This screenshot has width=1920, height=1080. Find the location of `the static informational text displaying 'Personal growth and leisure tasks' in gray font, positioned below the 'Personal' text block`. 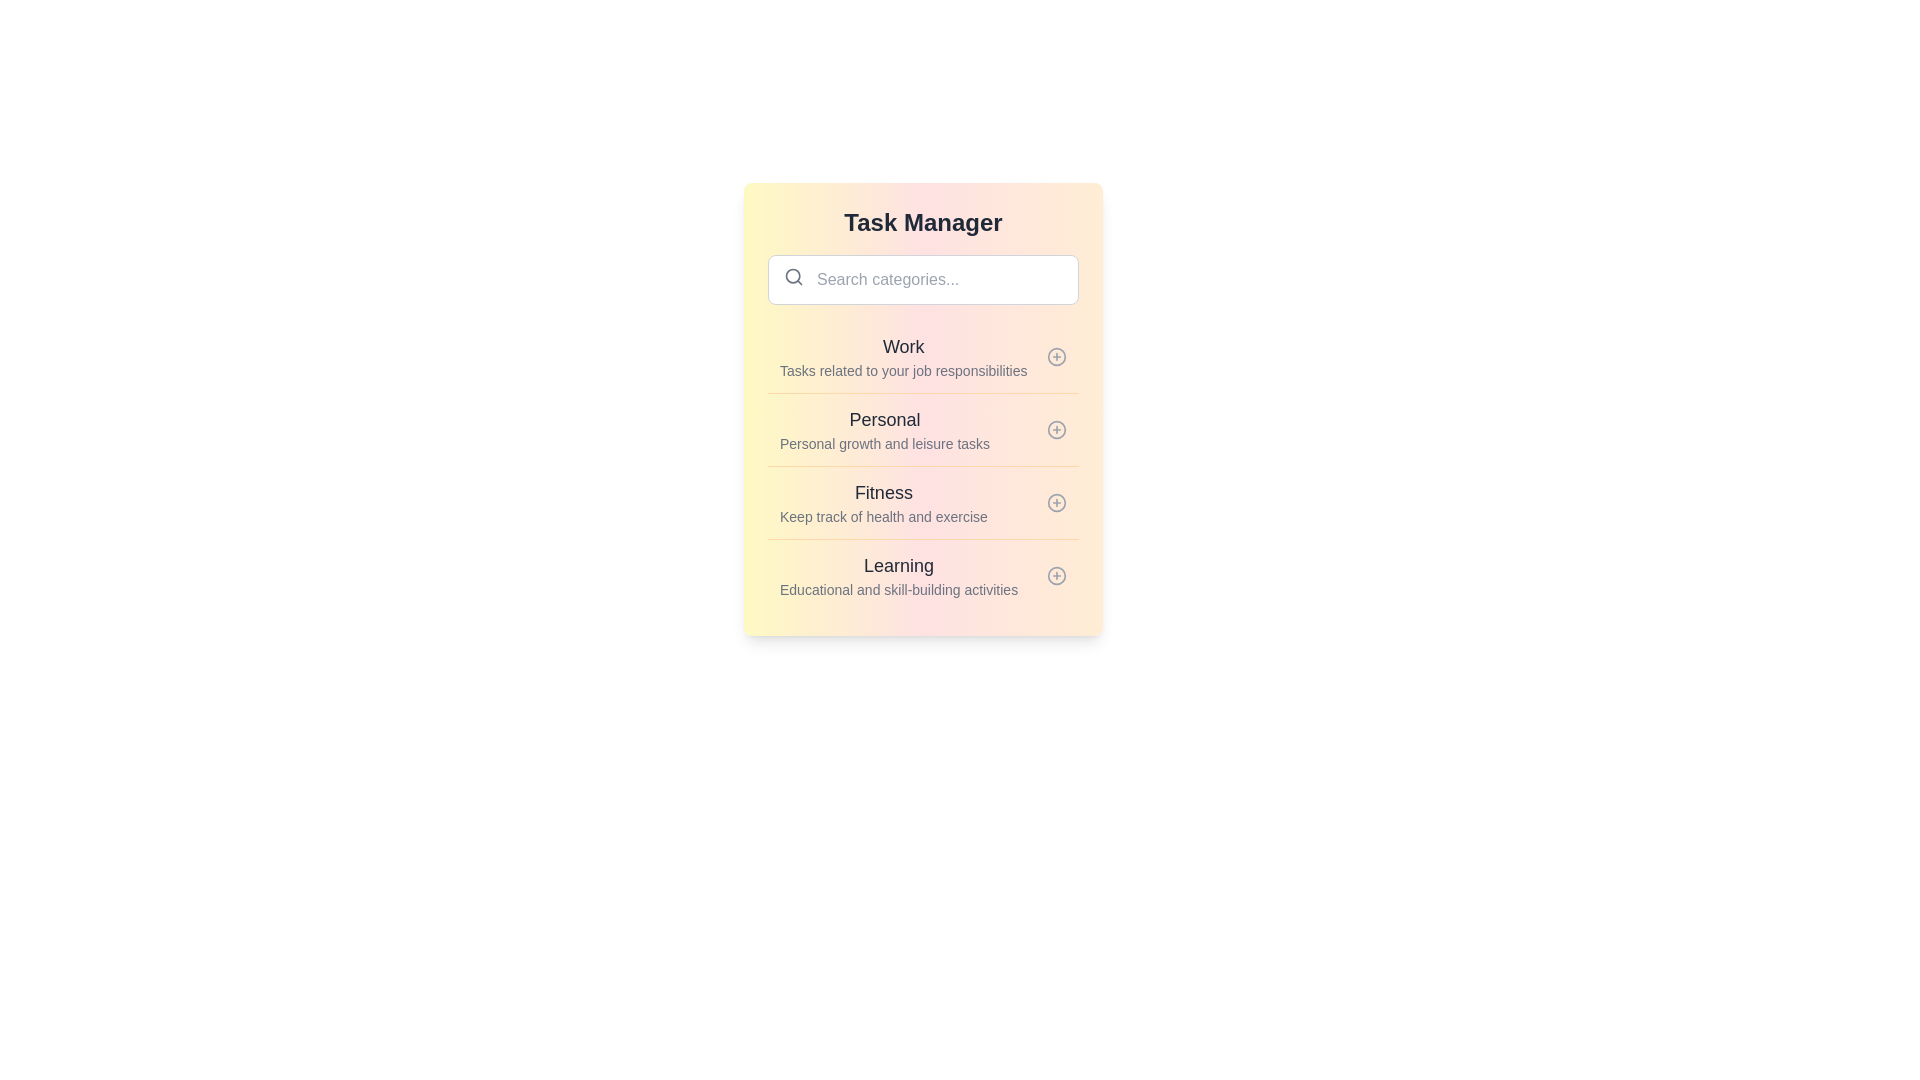

the static informational text displaying 'Personal growth and leisure tasks' in gray font, positioned below the 'Personal' text block is located at coordinates (884, 442).